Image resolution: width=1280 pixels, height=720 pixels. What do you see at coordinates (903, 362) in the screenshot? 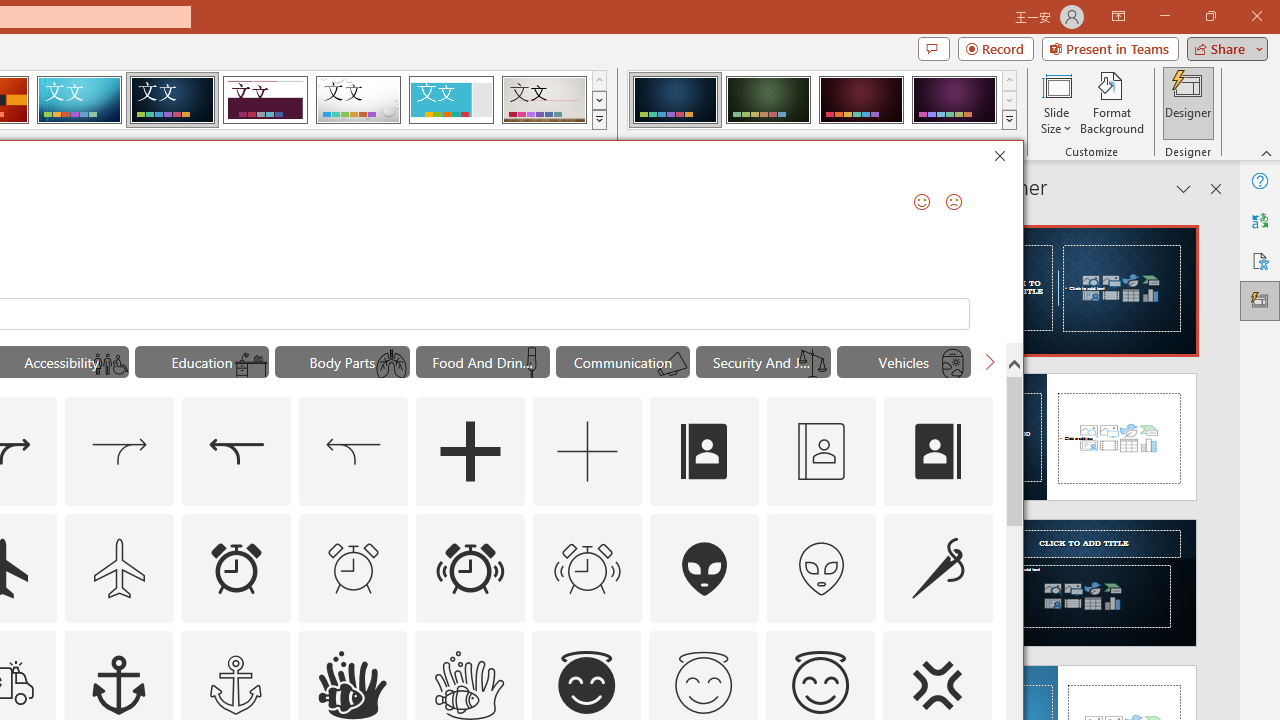
I see `'"Vehicles" Icons.'` at bounding box center [903, 362].